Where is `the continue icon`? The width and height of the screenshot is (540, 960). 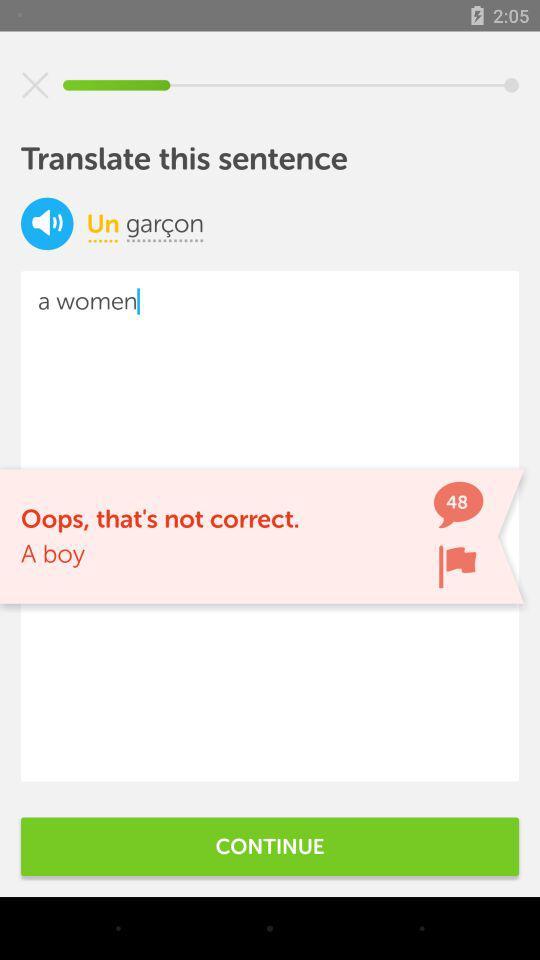
the continue icon is located at coordinates (270, 845).